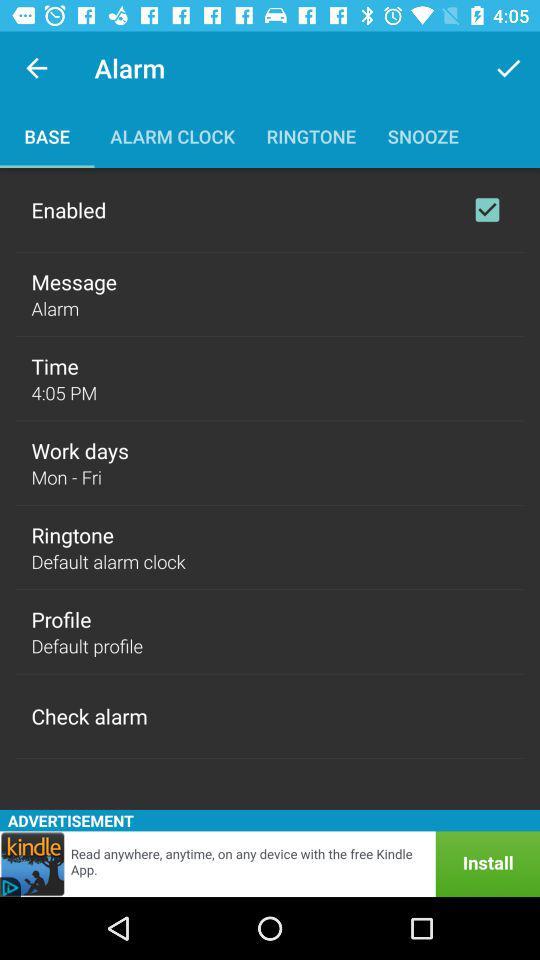 The image size is (540, 960). What do you see at coordinates (486, 210) in the screenshot?
I see `enabled option` at bounding box center [486, 210].